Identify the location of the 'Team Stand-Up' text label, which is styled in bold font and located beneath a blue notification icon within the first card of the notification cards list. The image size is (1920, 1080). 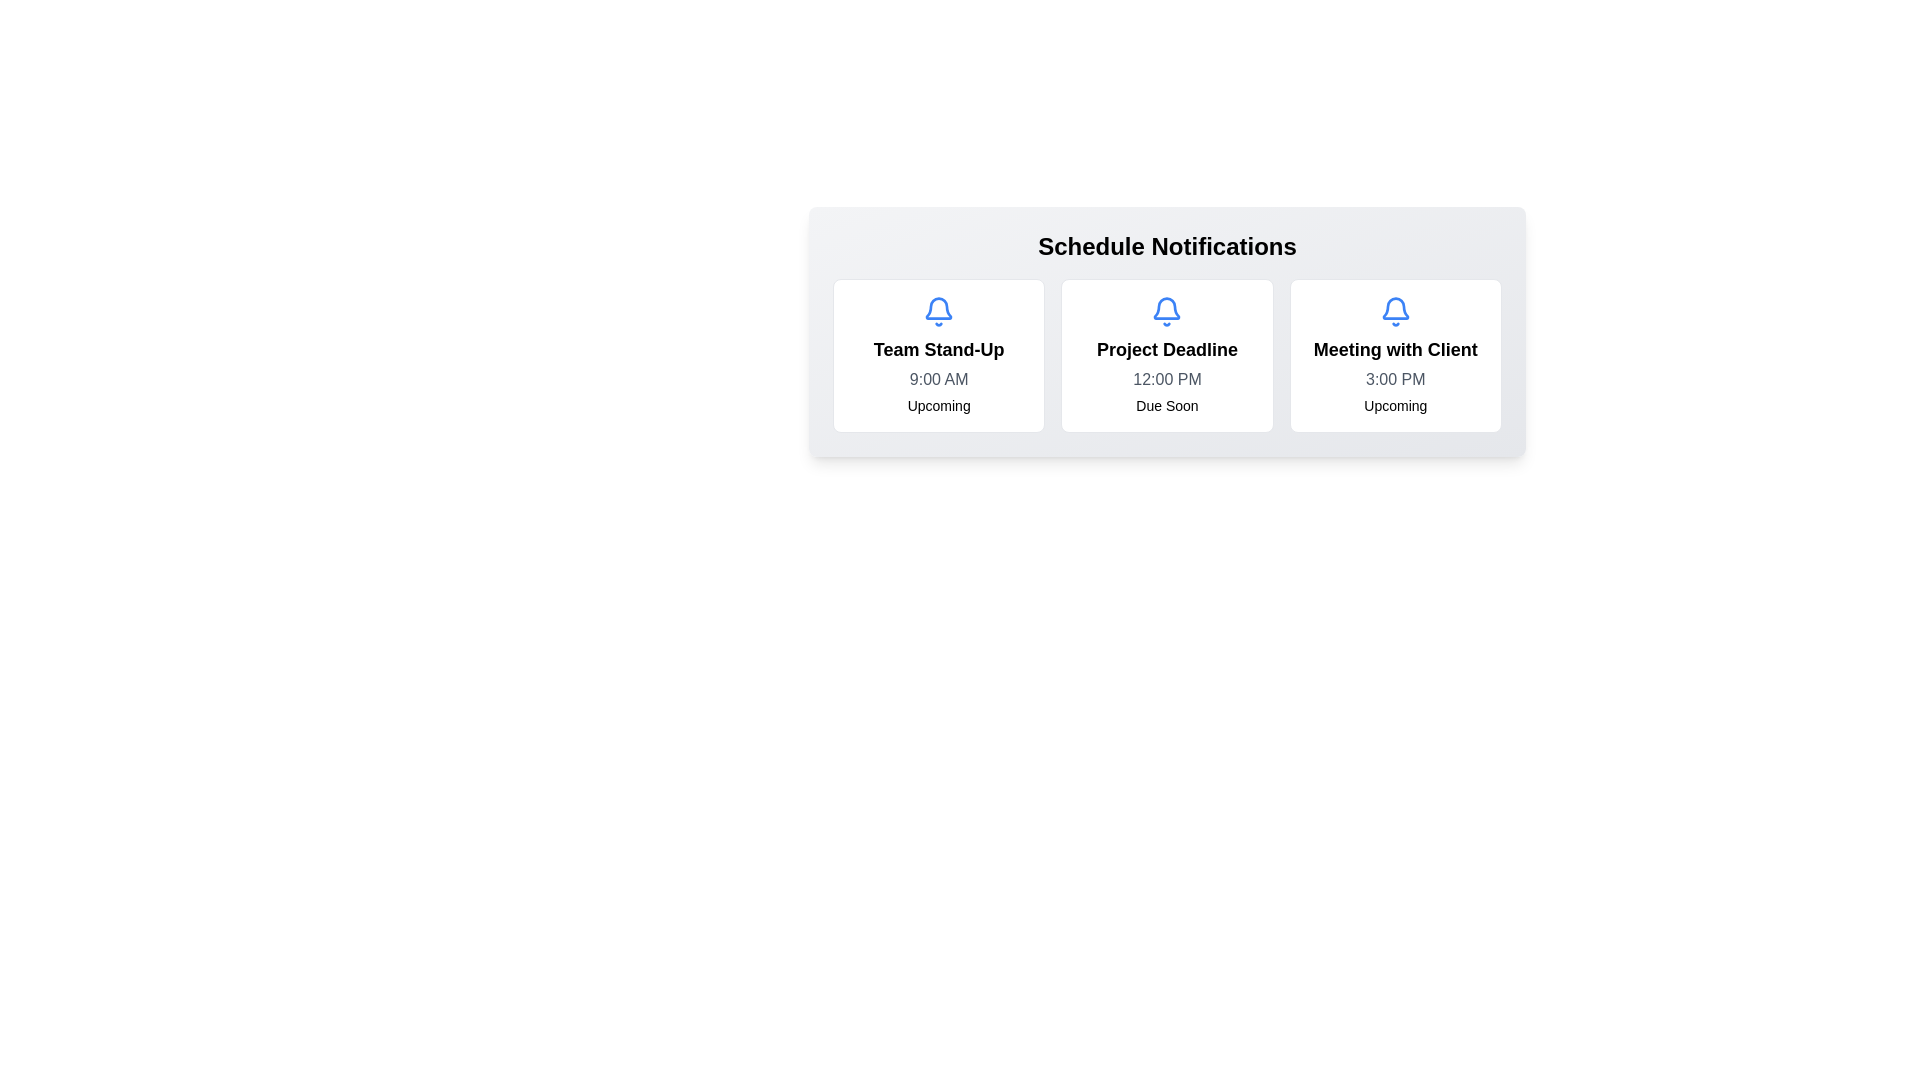
(938, 349).